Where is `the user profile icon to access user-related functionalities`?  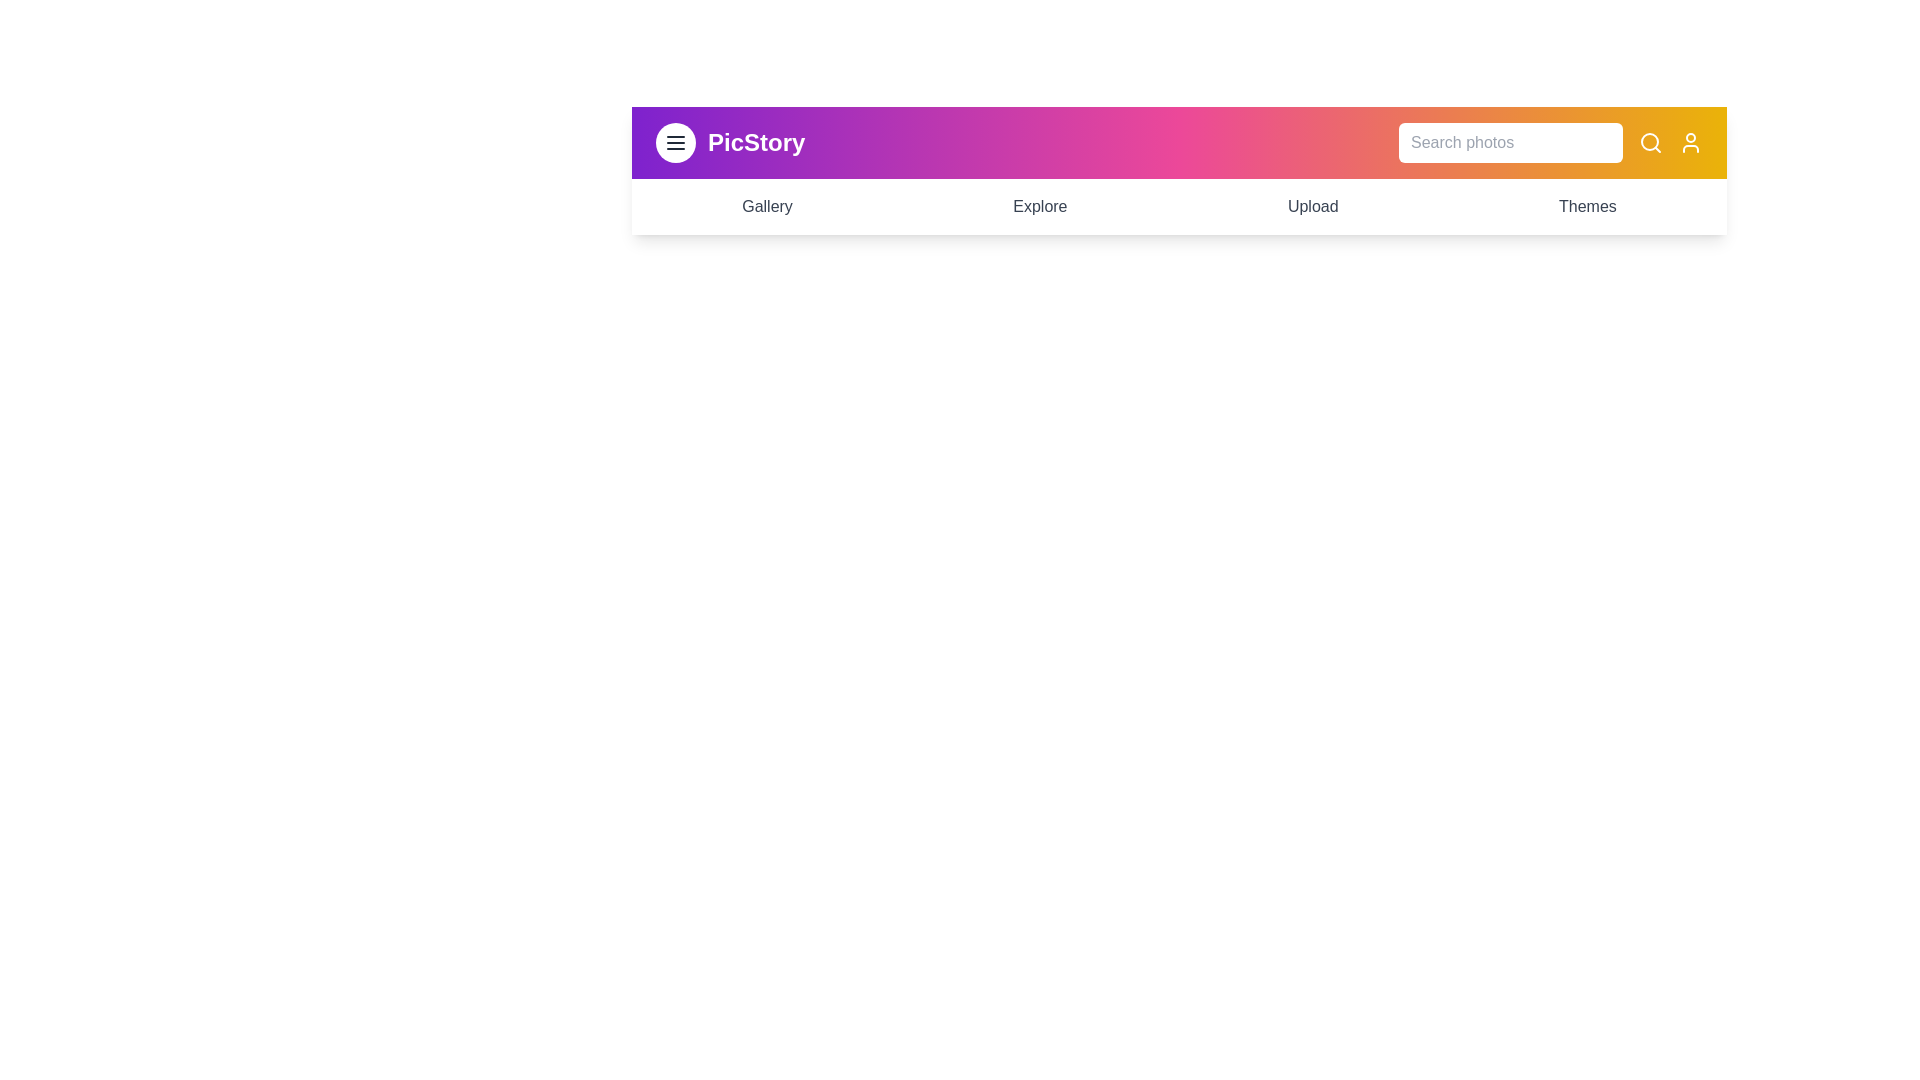
the user profile icon to access user-related functionalities is located at coordinates (1689, 141).